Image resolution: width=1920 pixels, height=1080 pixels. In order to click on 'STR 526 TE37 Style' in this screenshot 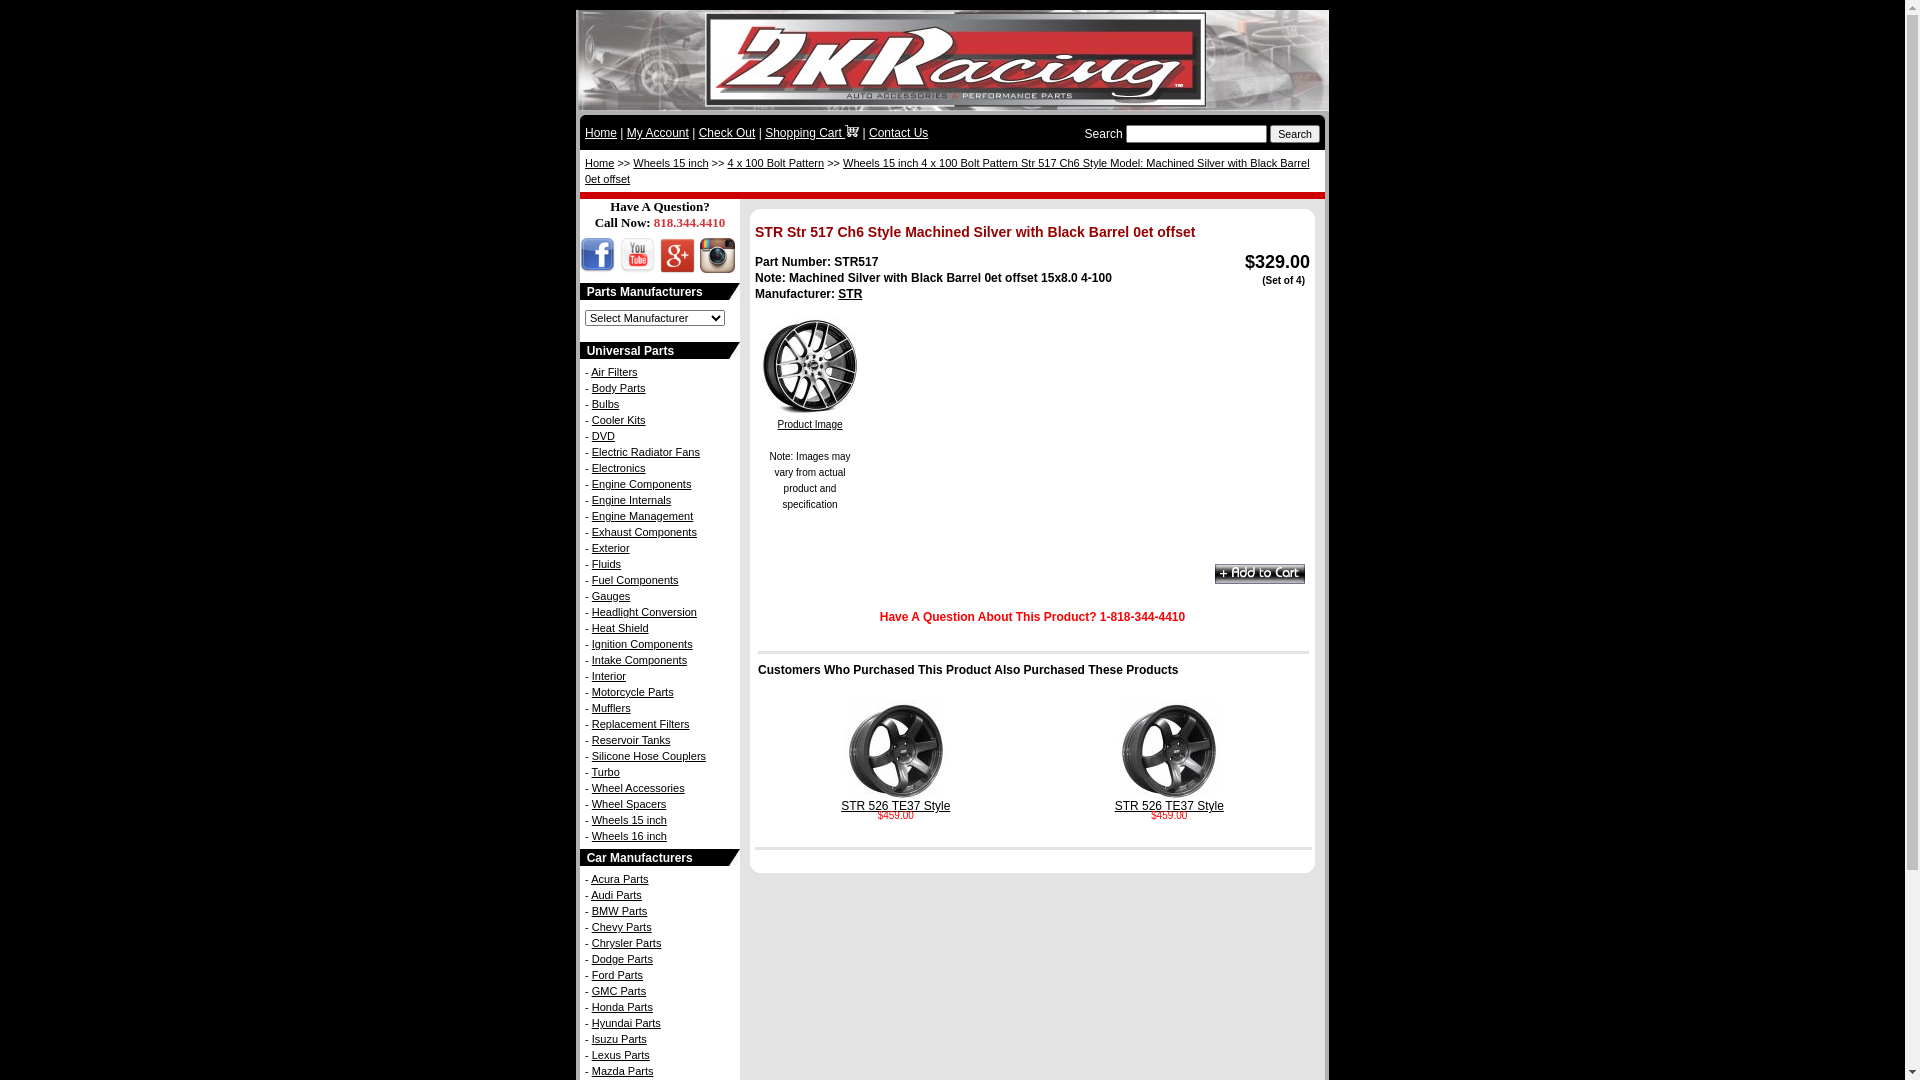, I will do `click(1169, 800)`.